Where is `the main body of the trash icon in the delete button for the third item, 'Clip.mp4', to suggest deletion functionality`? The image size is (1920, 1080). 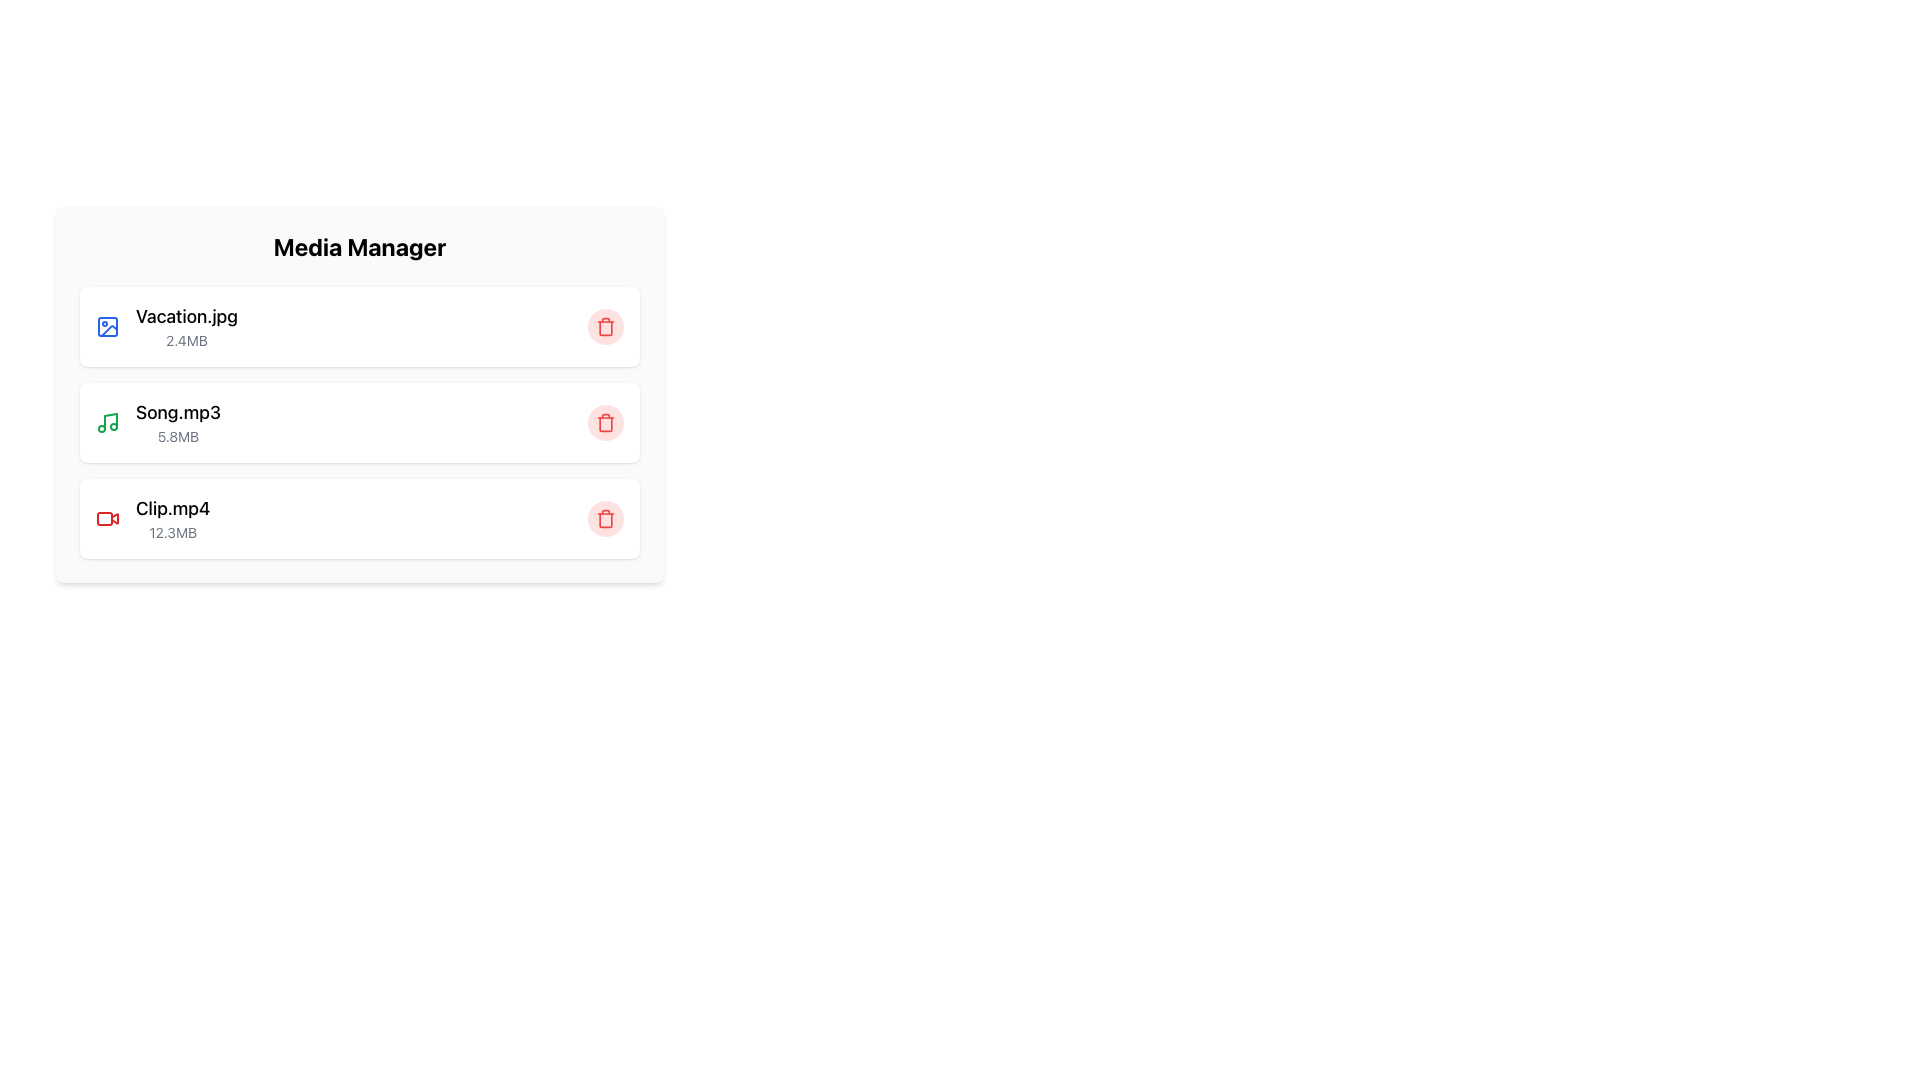 the main body of the trash icon in the delete button for the third item, 'Clip.mp4', to suggest deletion functionality is located at coordinates (604, 519).